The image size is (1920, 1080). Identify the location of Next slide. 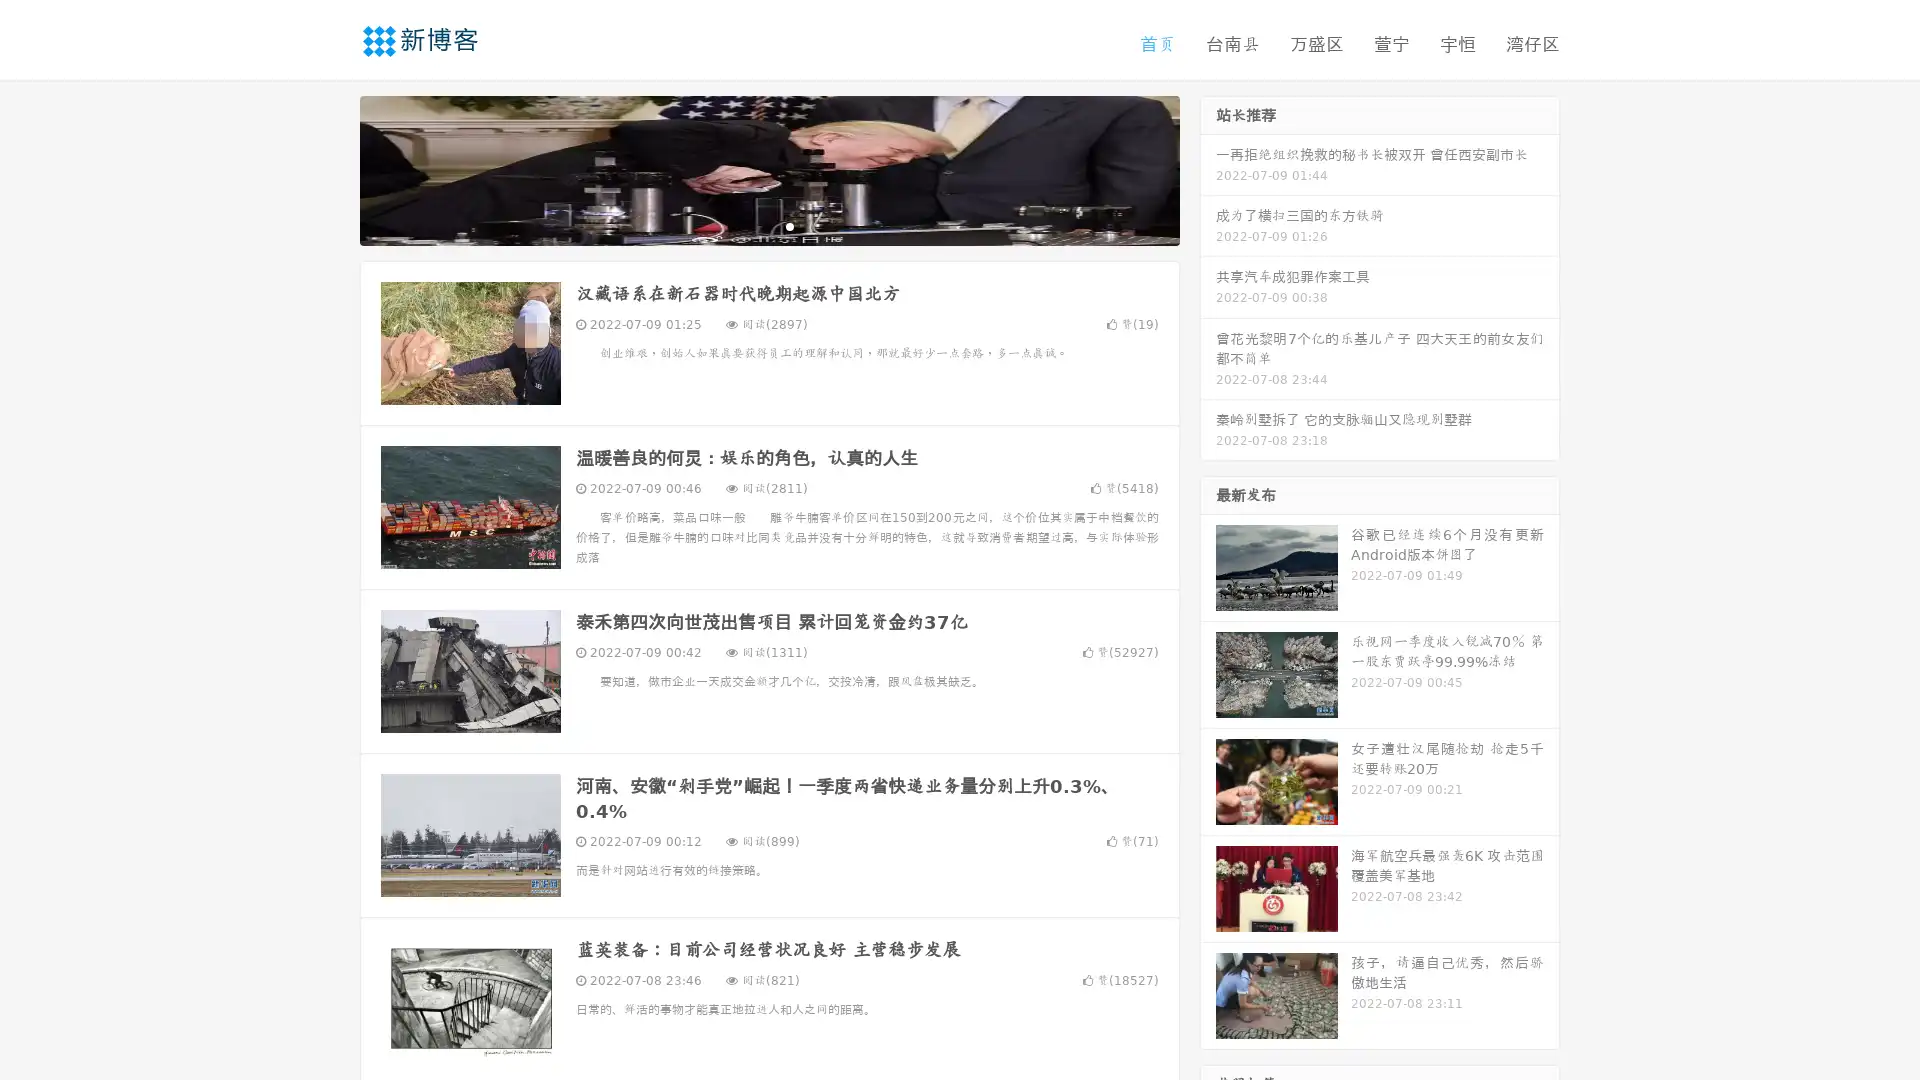
(1208, 168).